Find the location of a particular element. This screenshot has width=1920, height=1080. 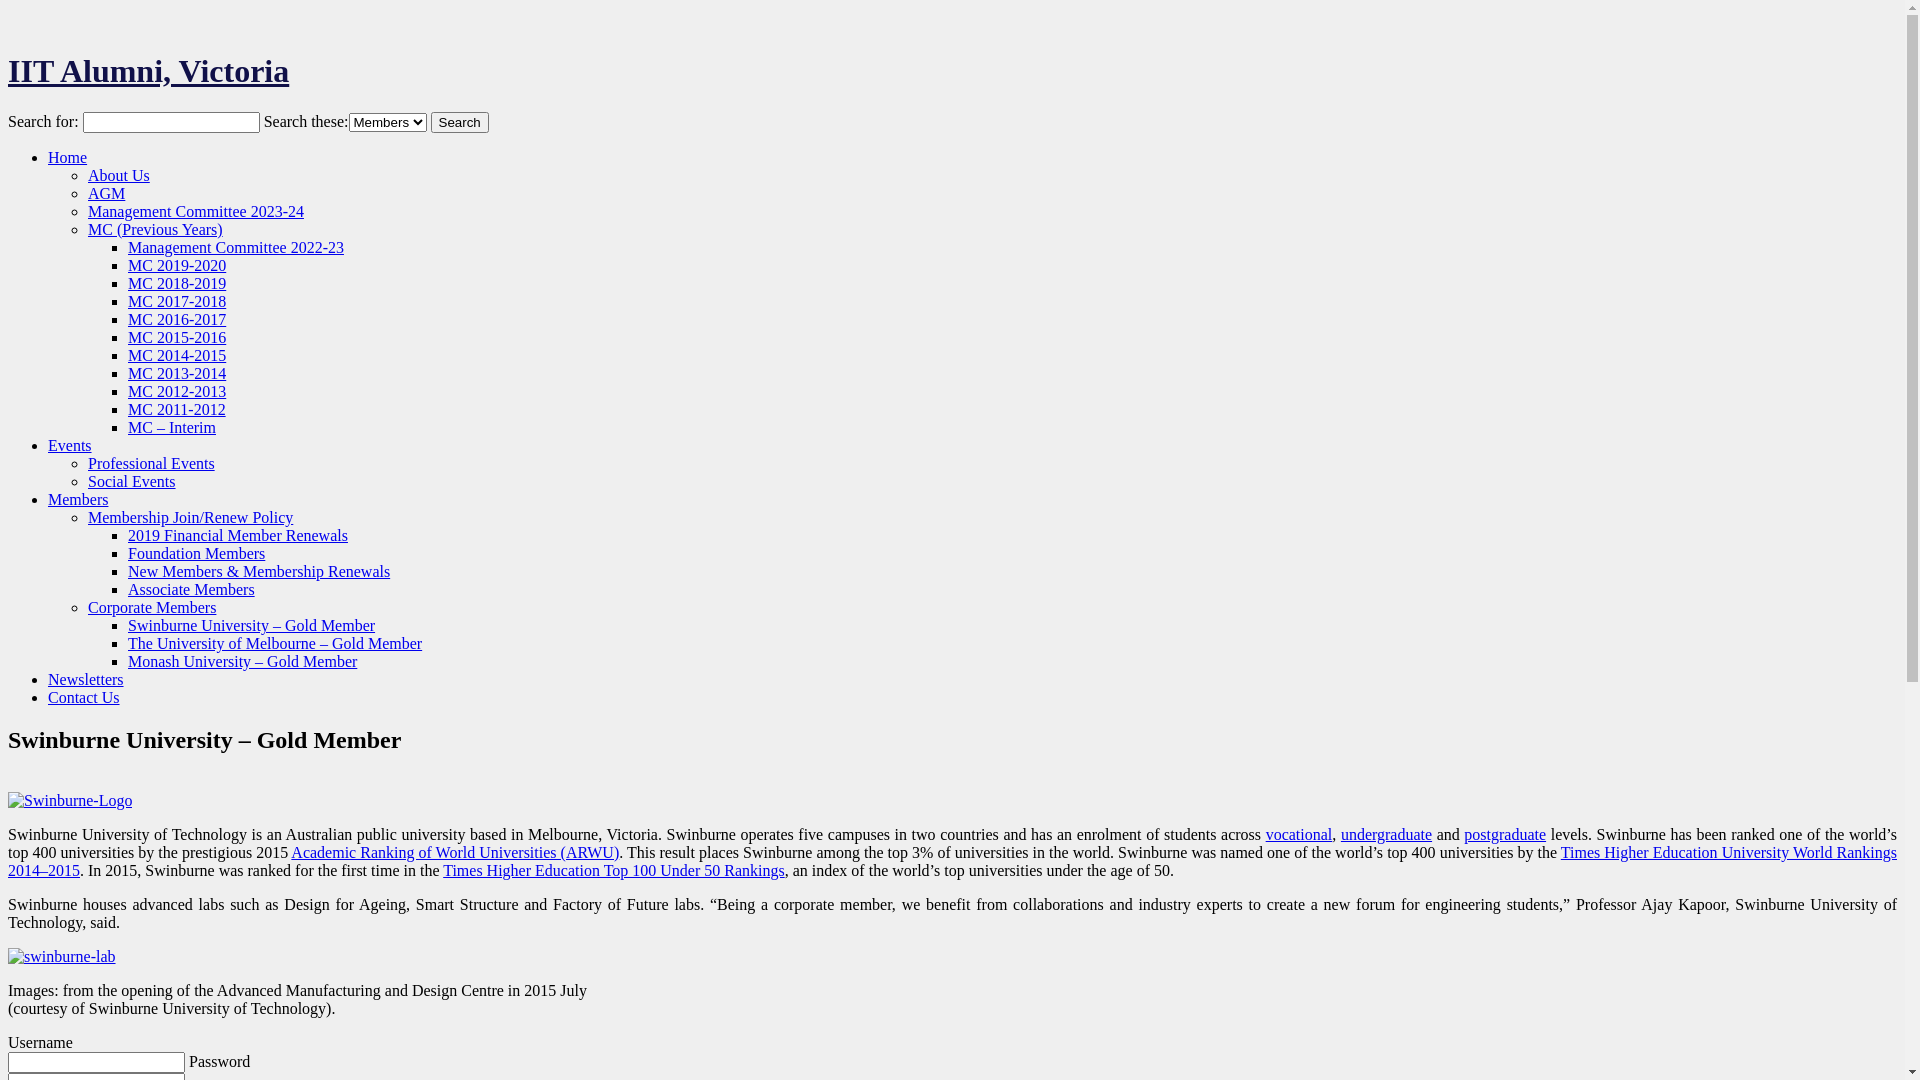

'AGM' is located at coordinates (105, 193).